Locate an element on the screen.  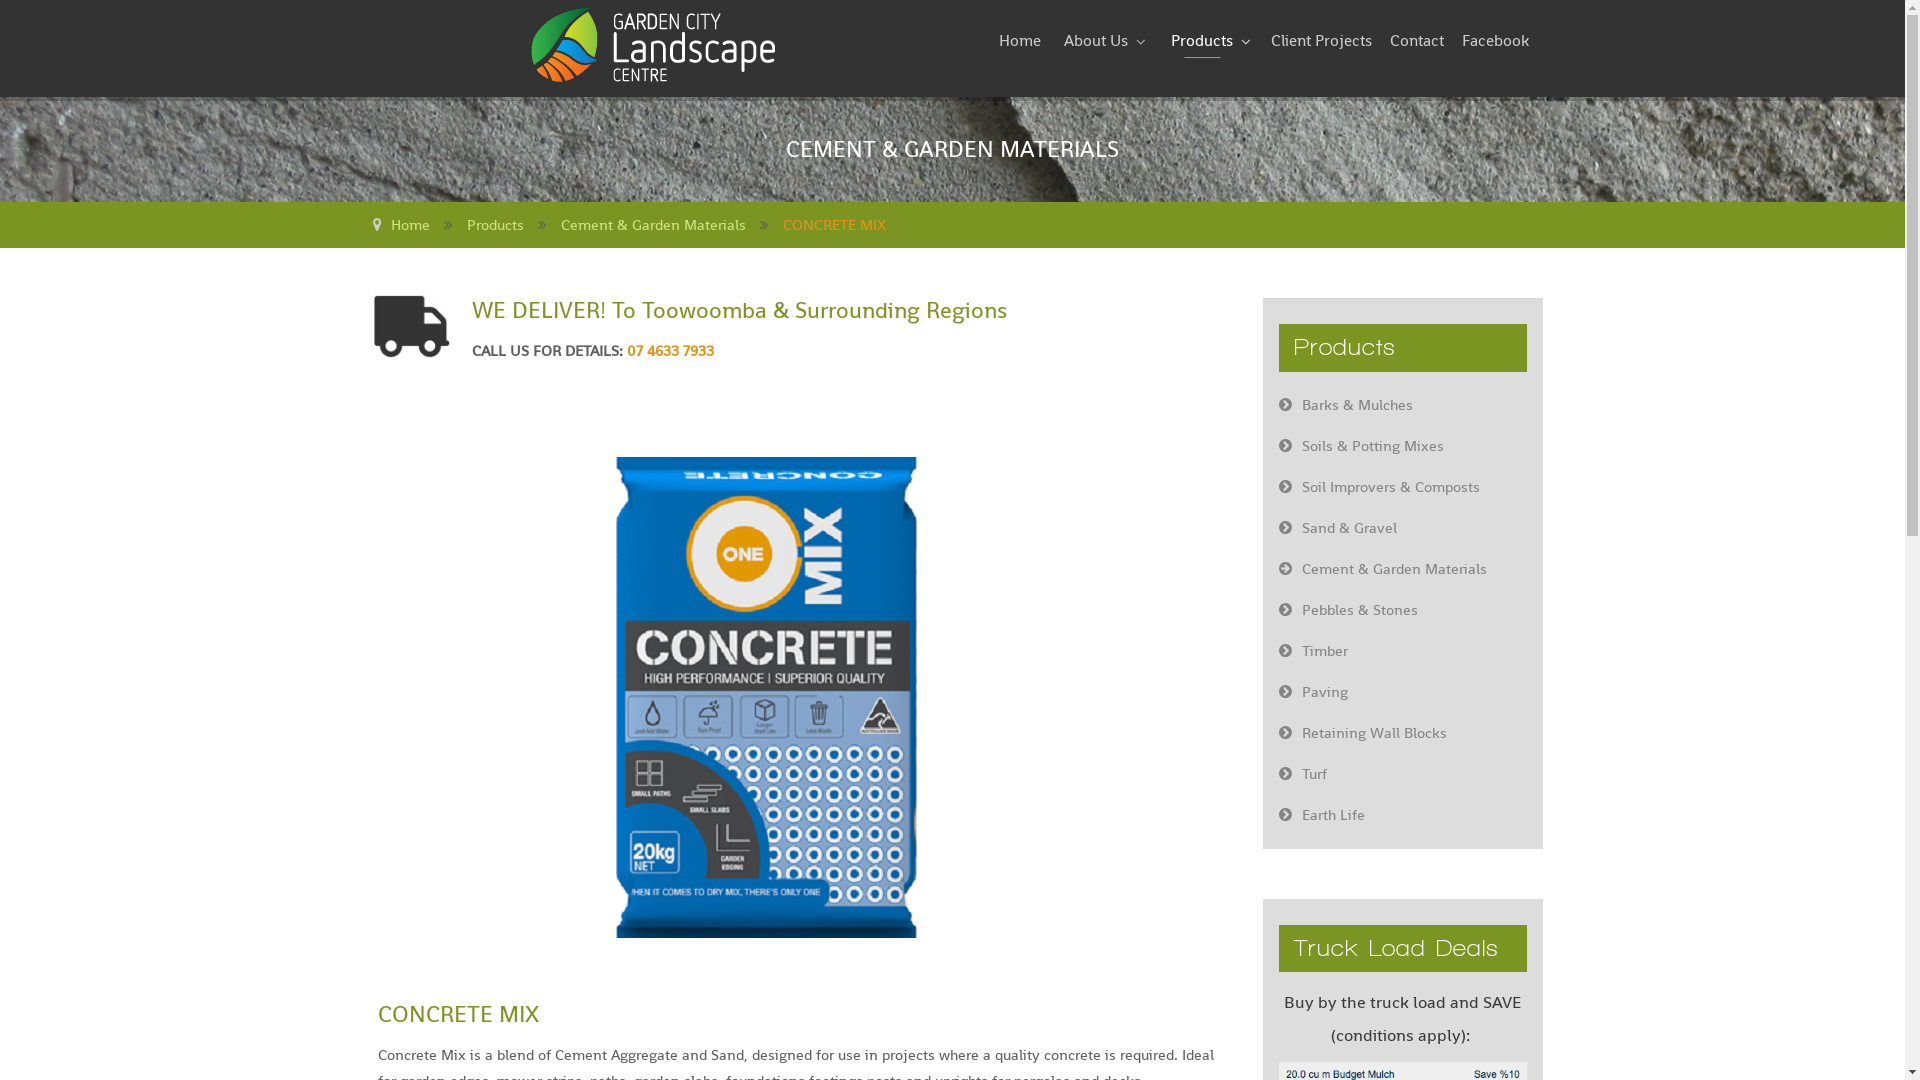
'Contact' is located at coordinates (1415, 41).